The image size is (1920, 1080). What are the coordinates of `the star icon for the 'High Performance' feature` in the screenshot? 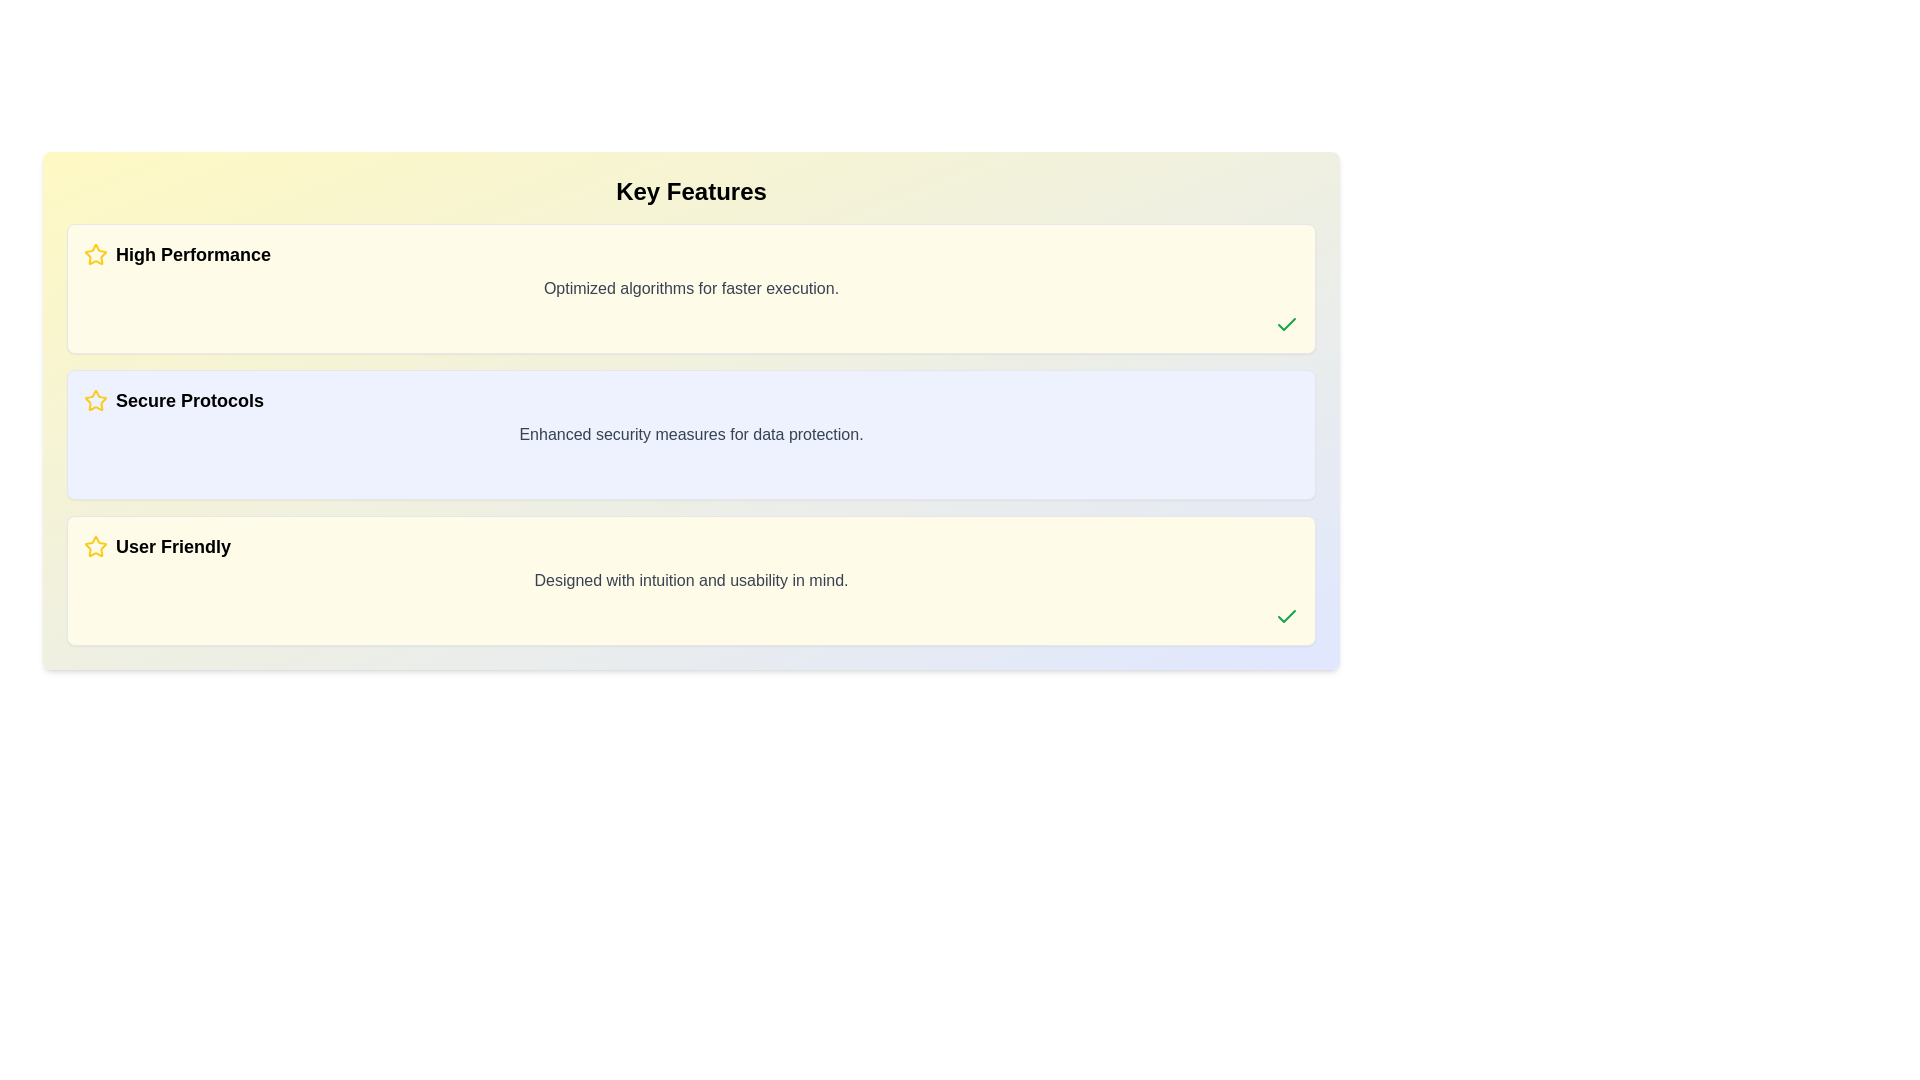 It's located at (95, 253).